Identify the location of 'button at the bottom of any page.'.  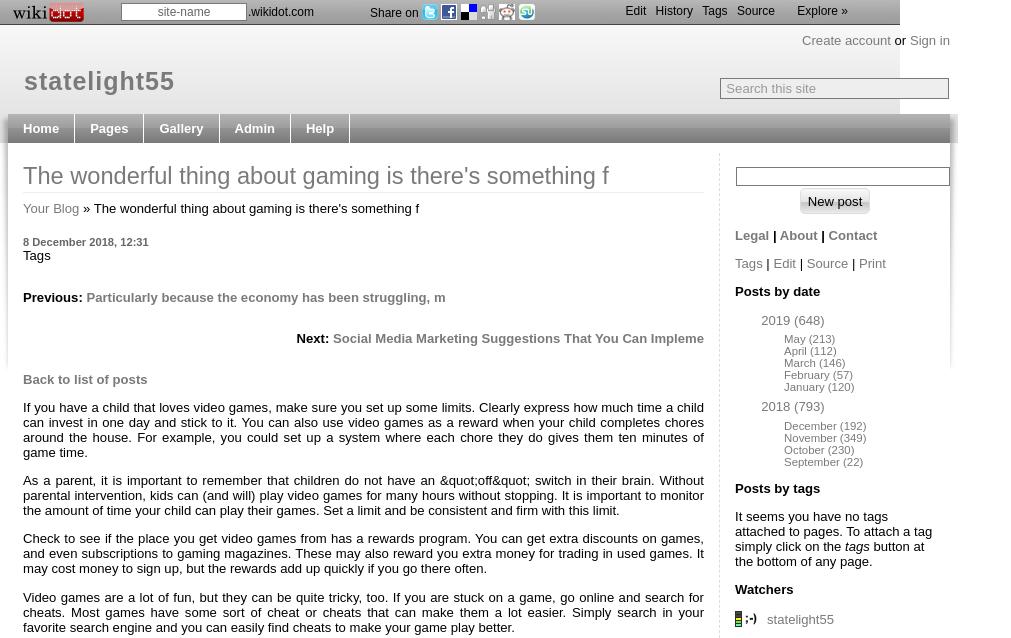
(733, 553).